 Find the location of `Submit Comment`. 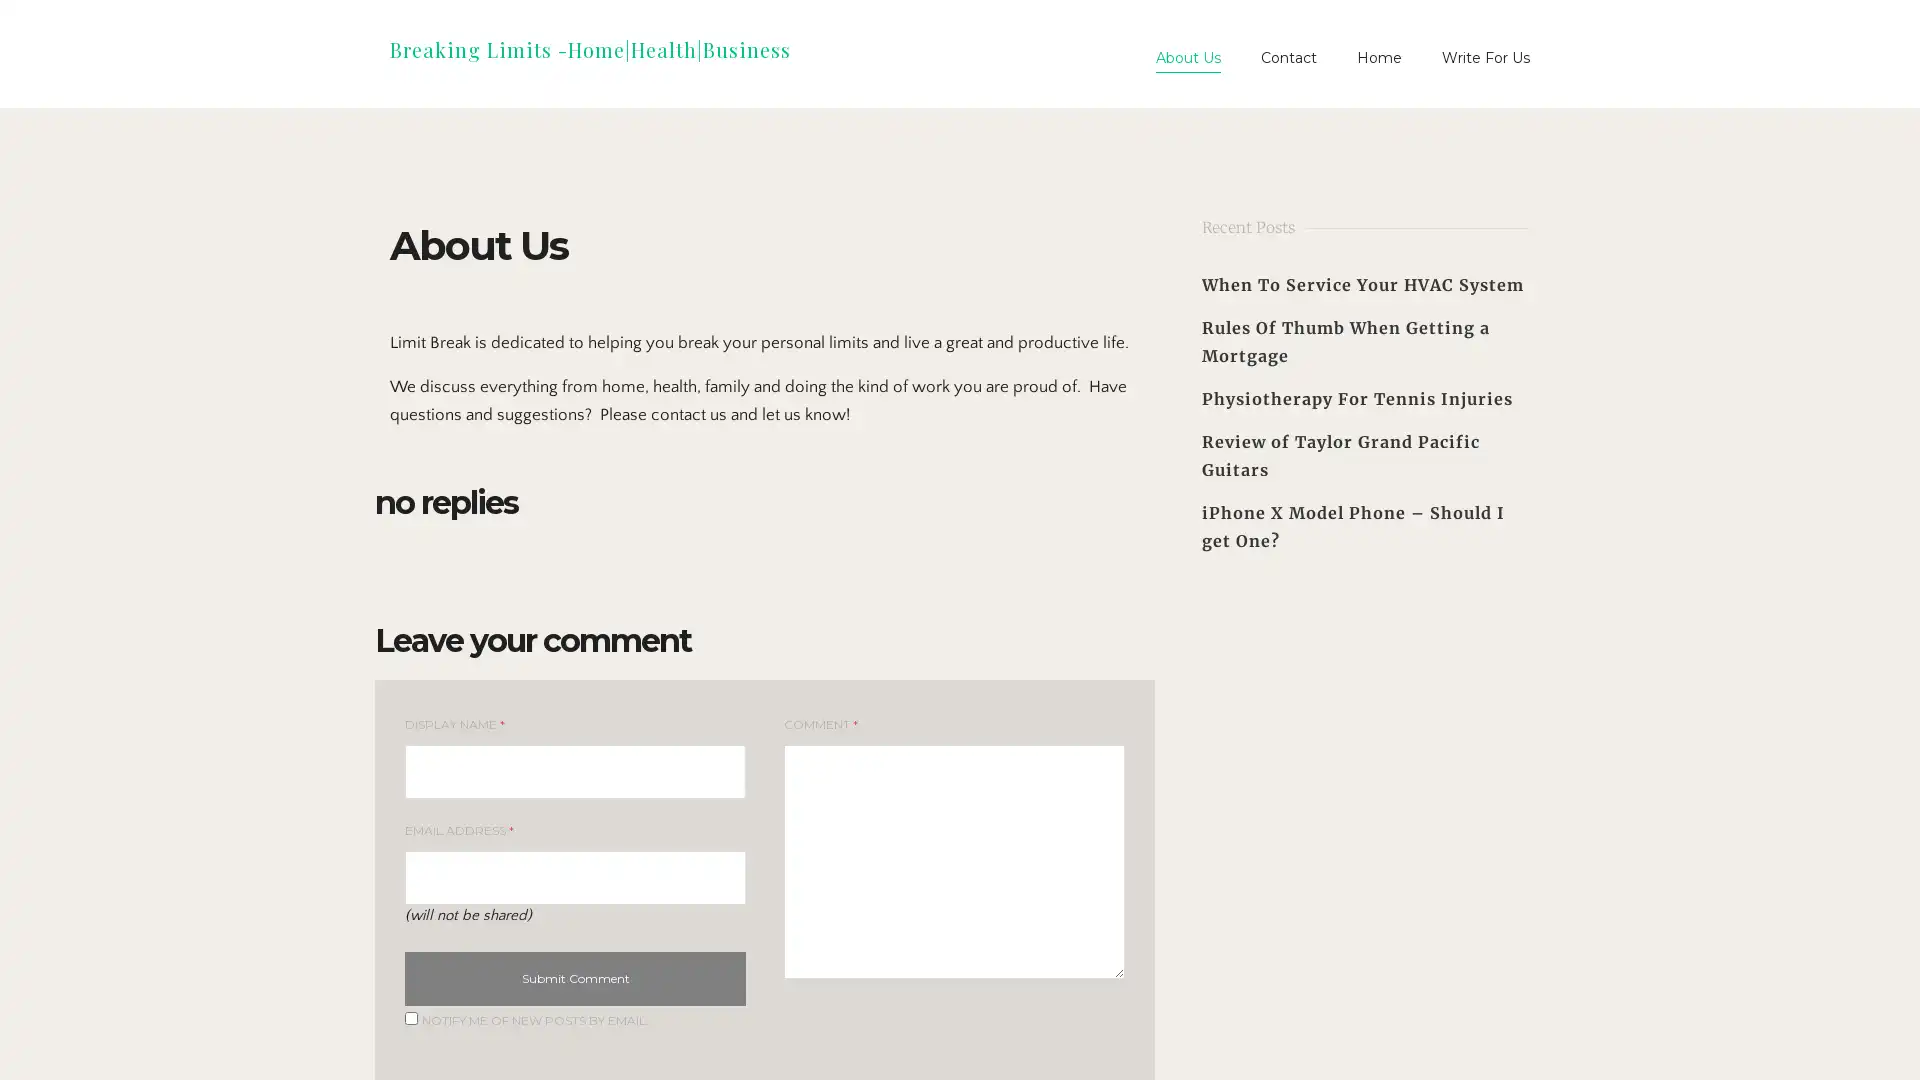

Submit Comment is located at coordinates (574, 978).